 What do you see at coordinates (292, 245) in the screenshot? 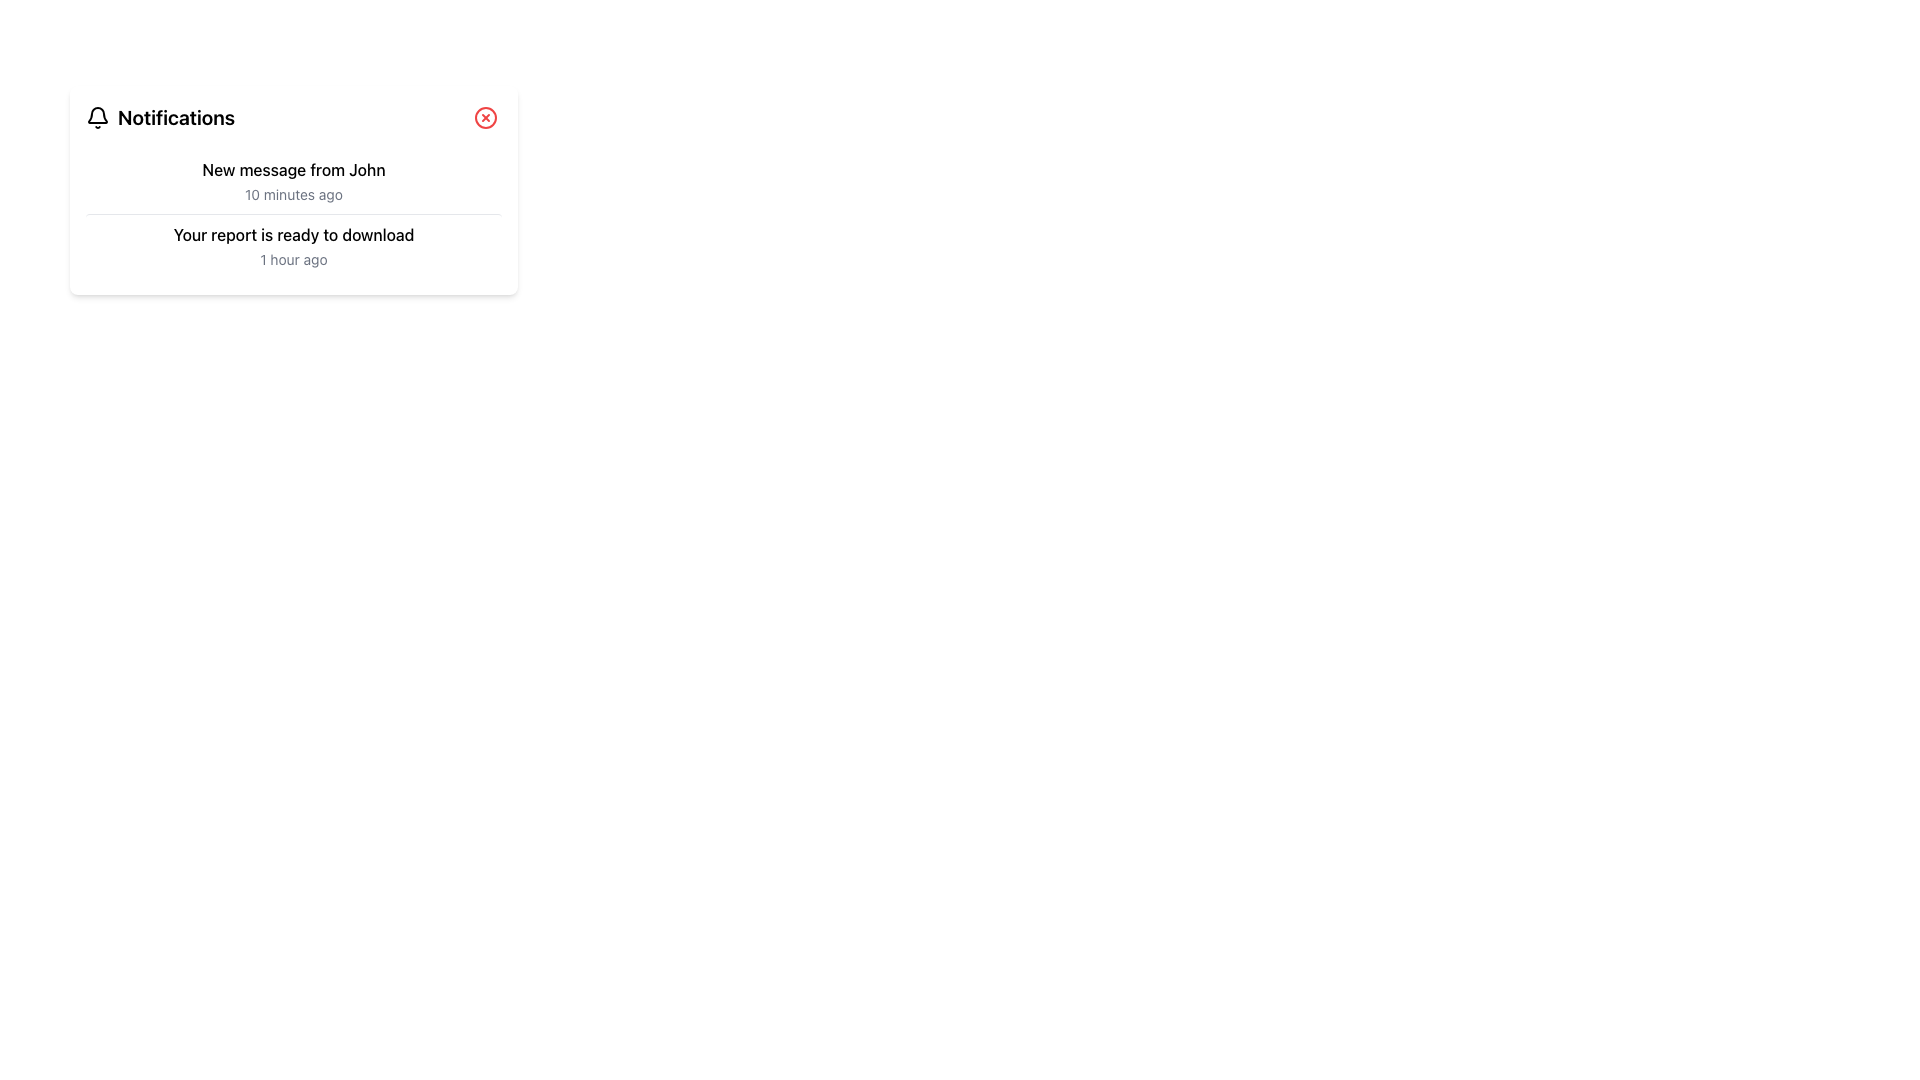
I see `the Notification item labeled 'Your report is ready to download' that appears beneath the notification 'New message from John' for more details or actions` at bounding box center [292, 245].